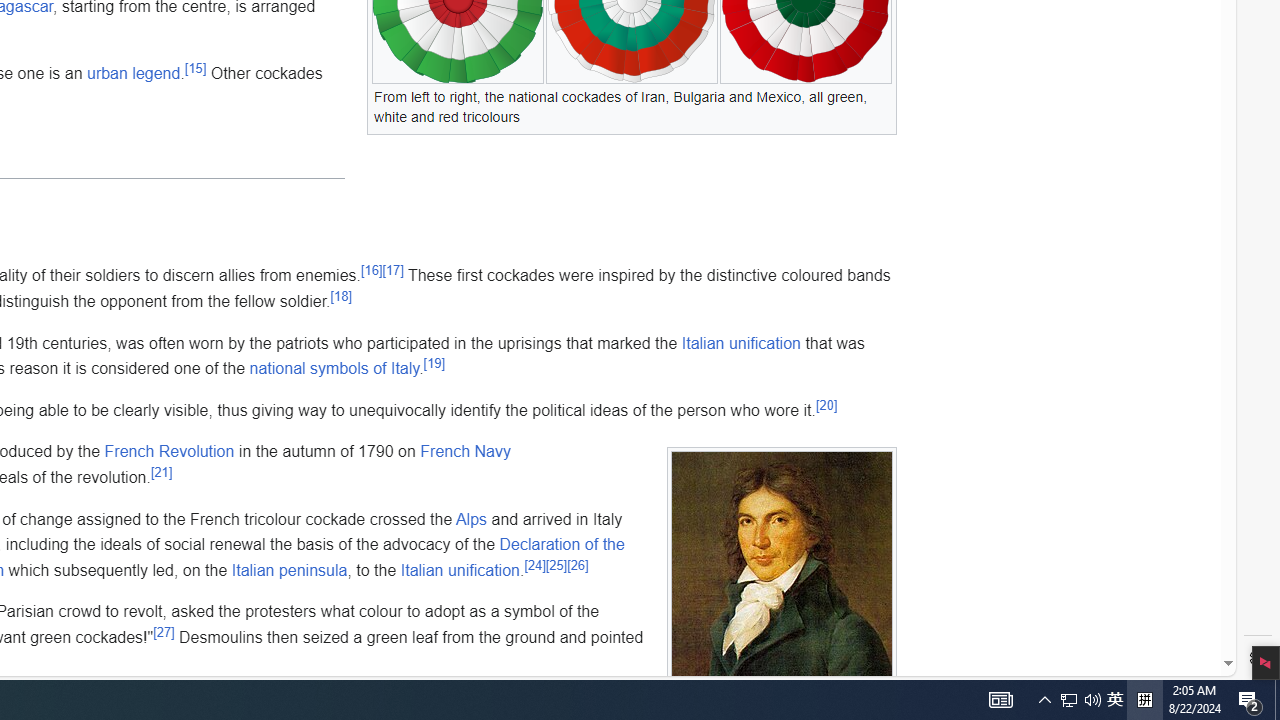  I want to click on '[20]', so click(826, 405).